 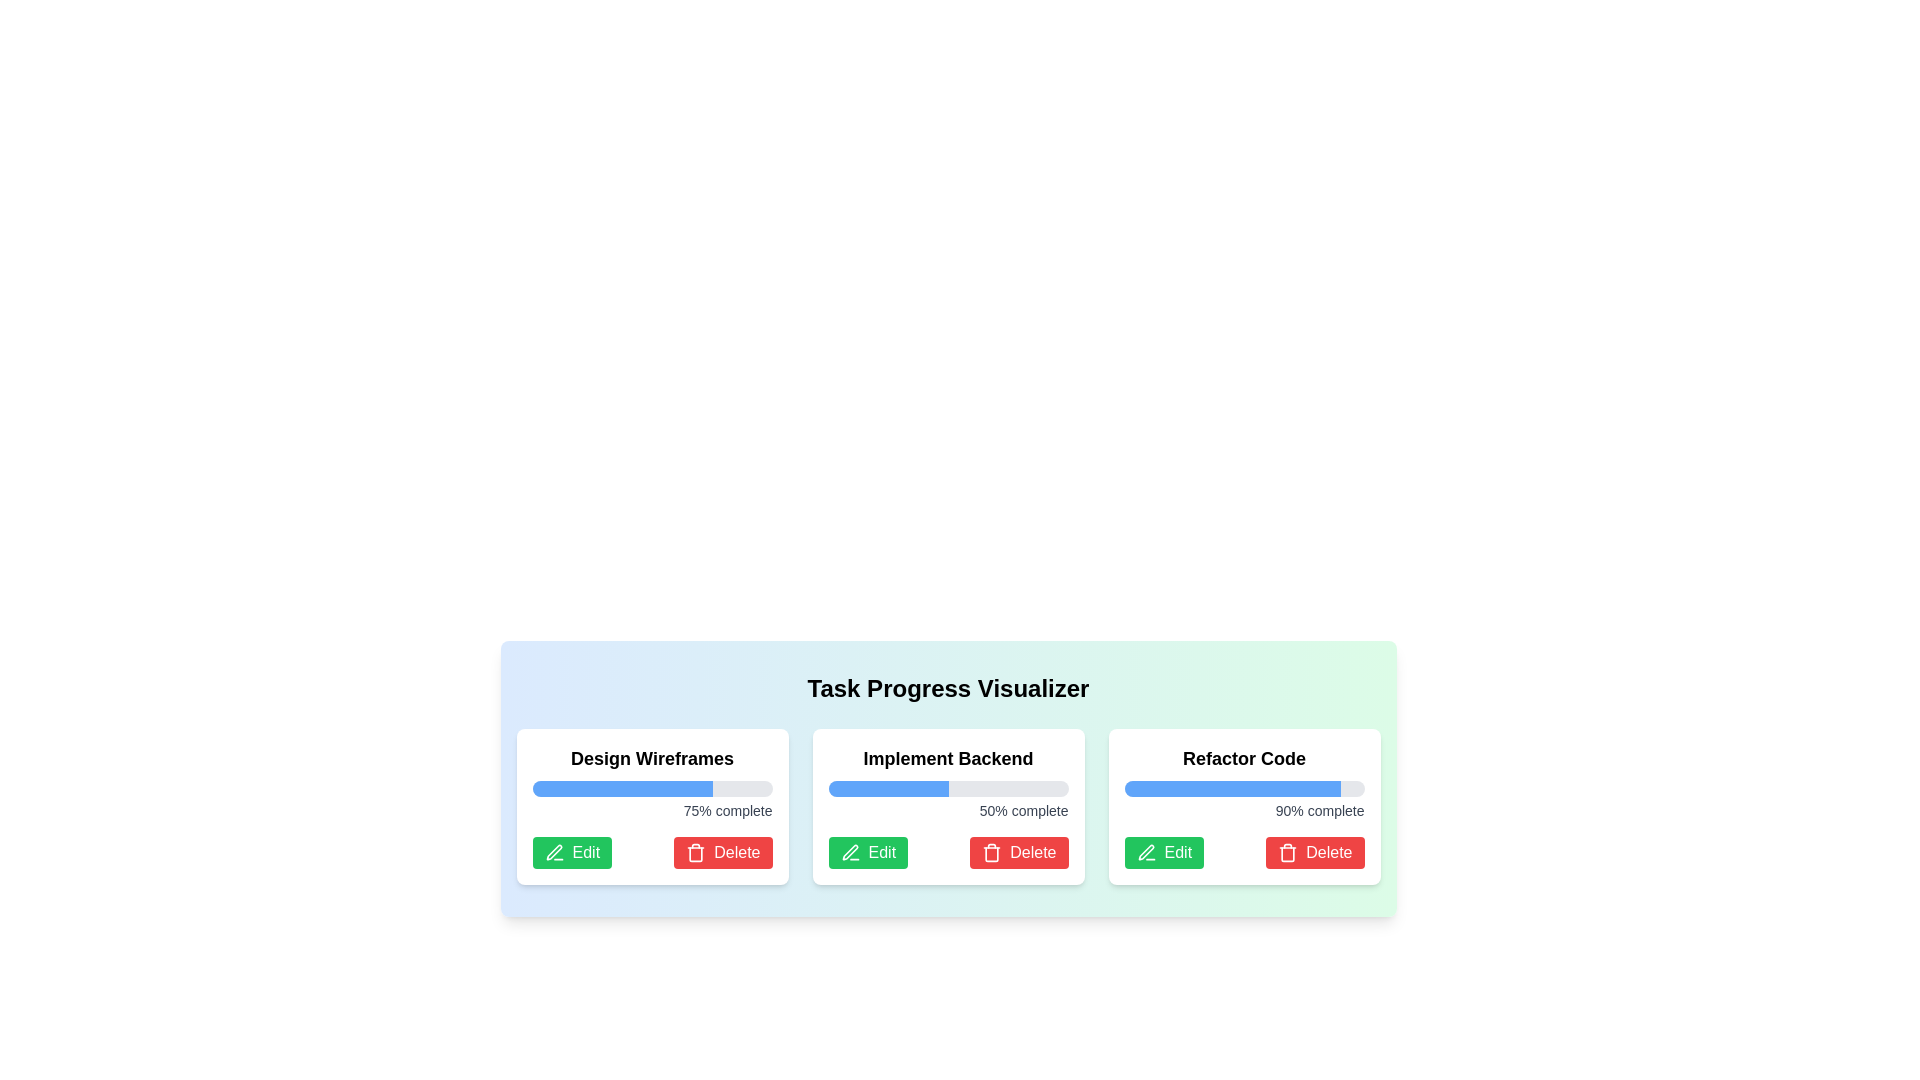 What do you see at coordinates (722, 852) in the screenshot?
I see `the red 'Delete' button with a trash can icon located to the right of the 'Edit' button in the 'Design Wireframes' card to initiate a delete action` at bounding box center [722, 852].